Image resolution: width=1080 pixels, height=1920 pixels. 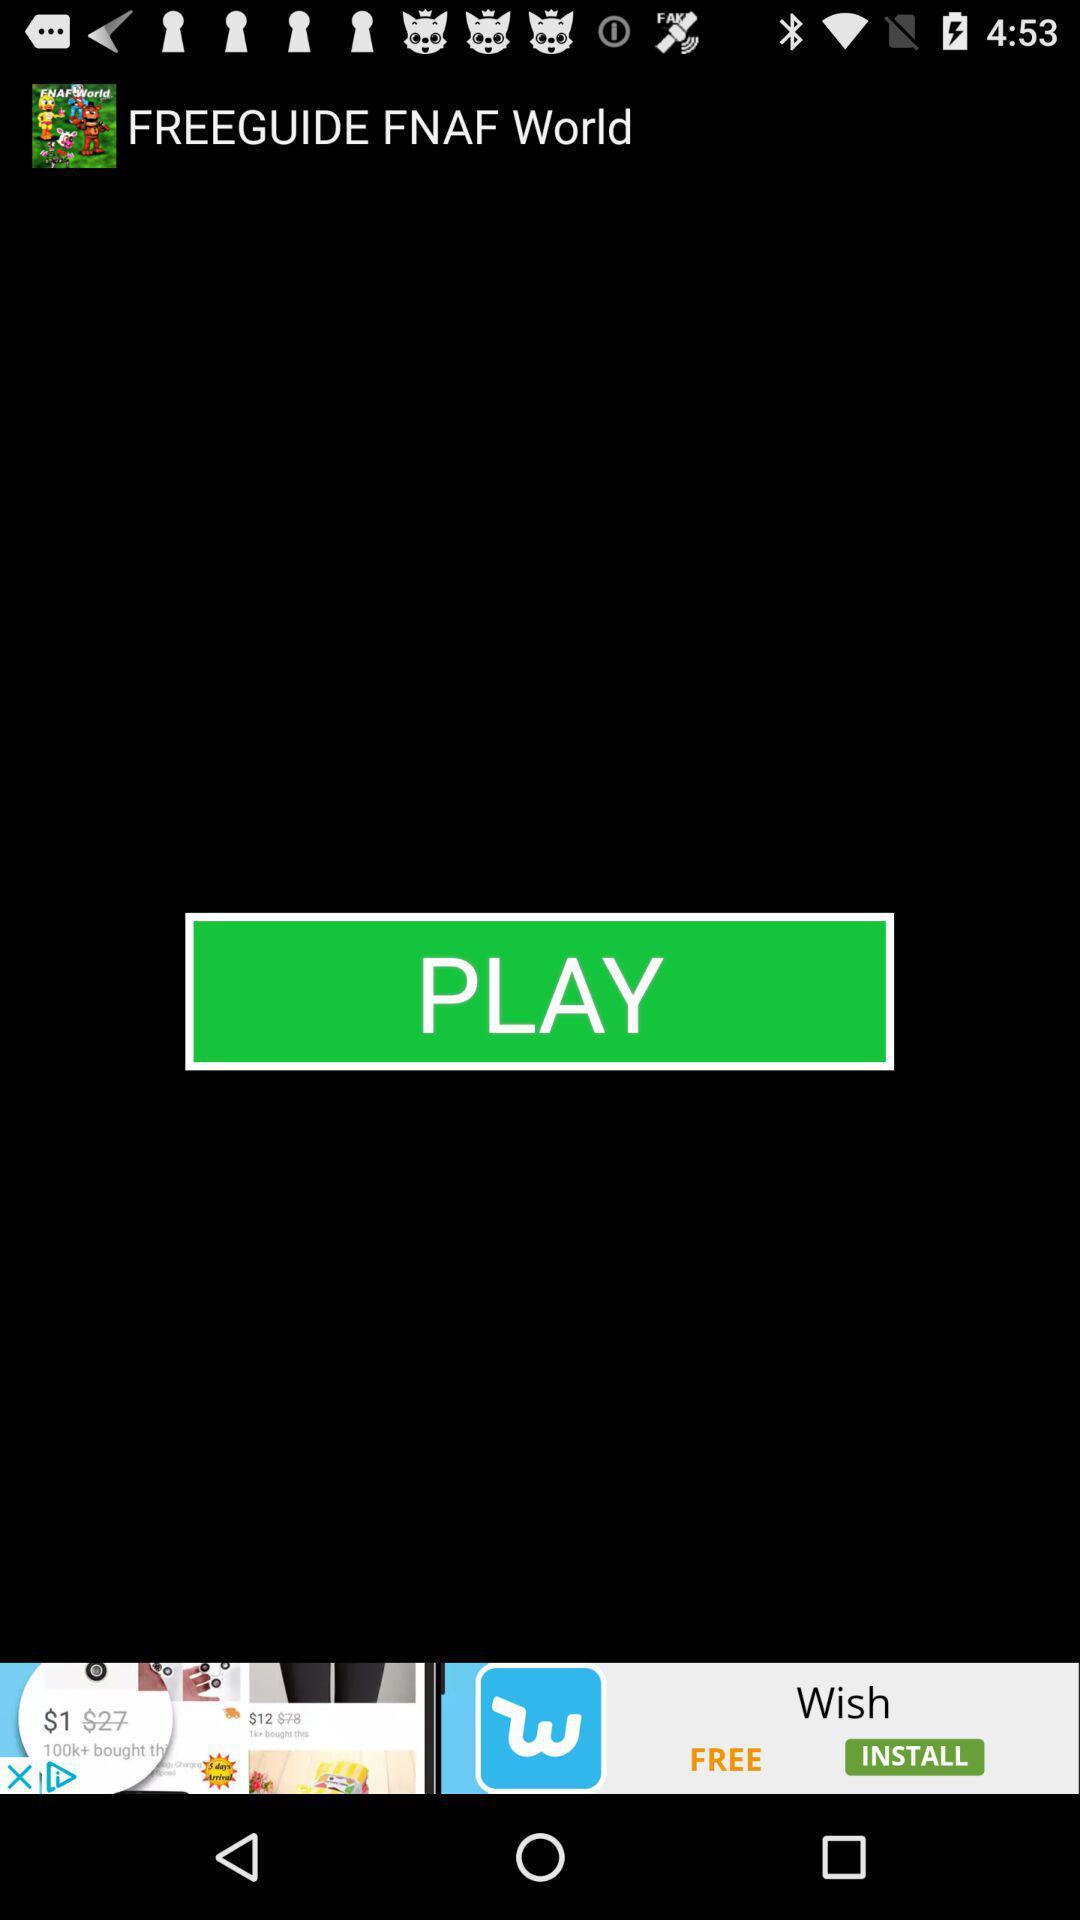 I want to click on advertisement, so click(x=540, y=1727).